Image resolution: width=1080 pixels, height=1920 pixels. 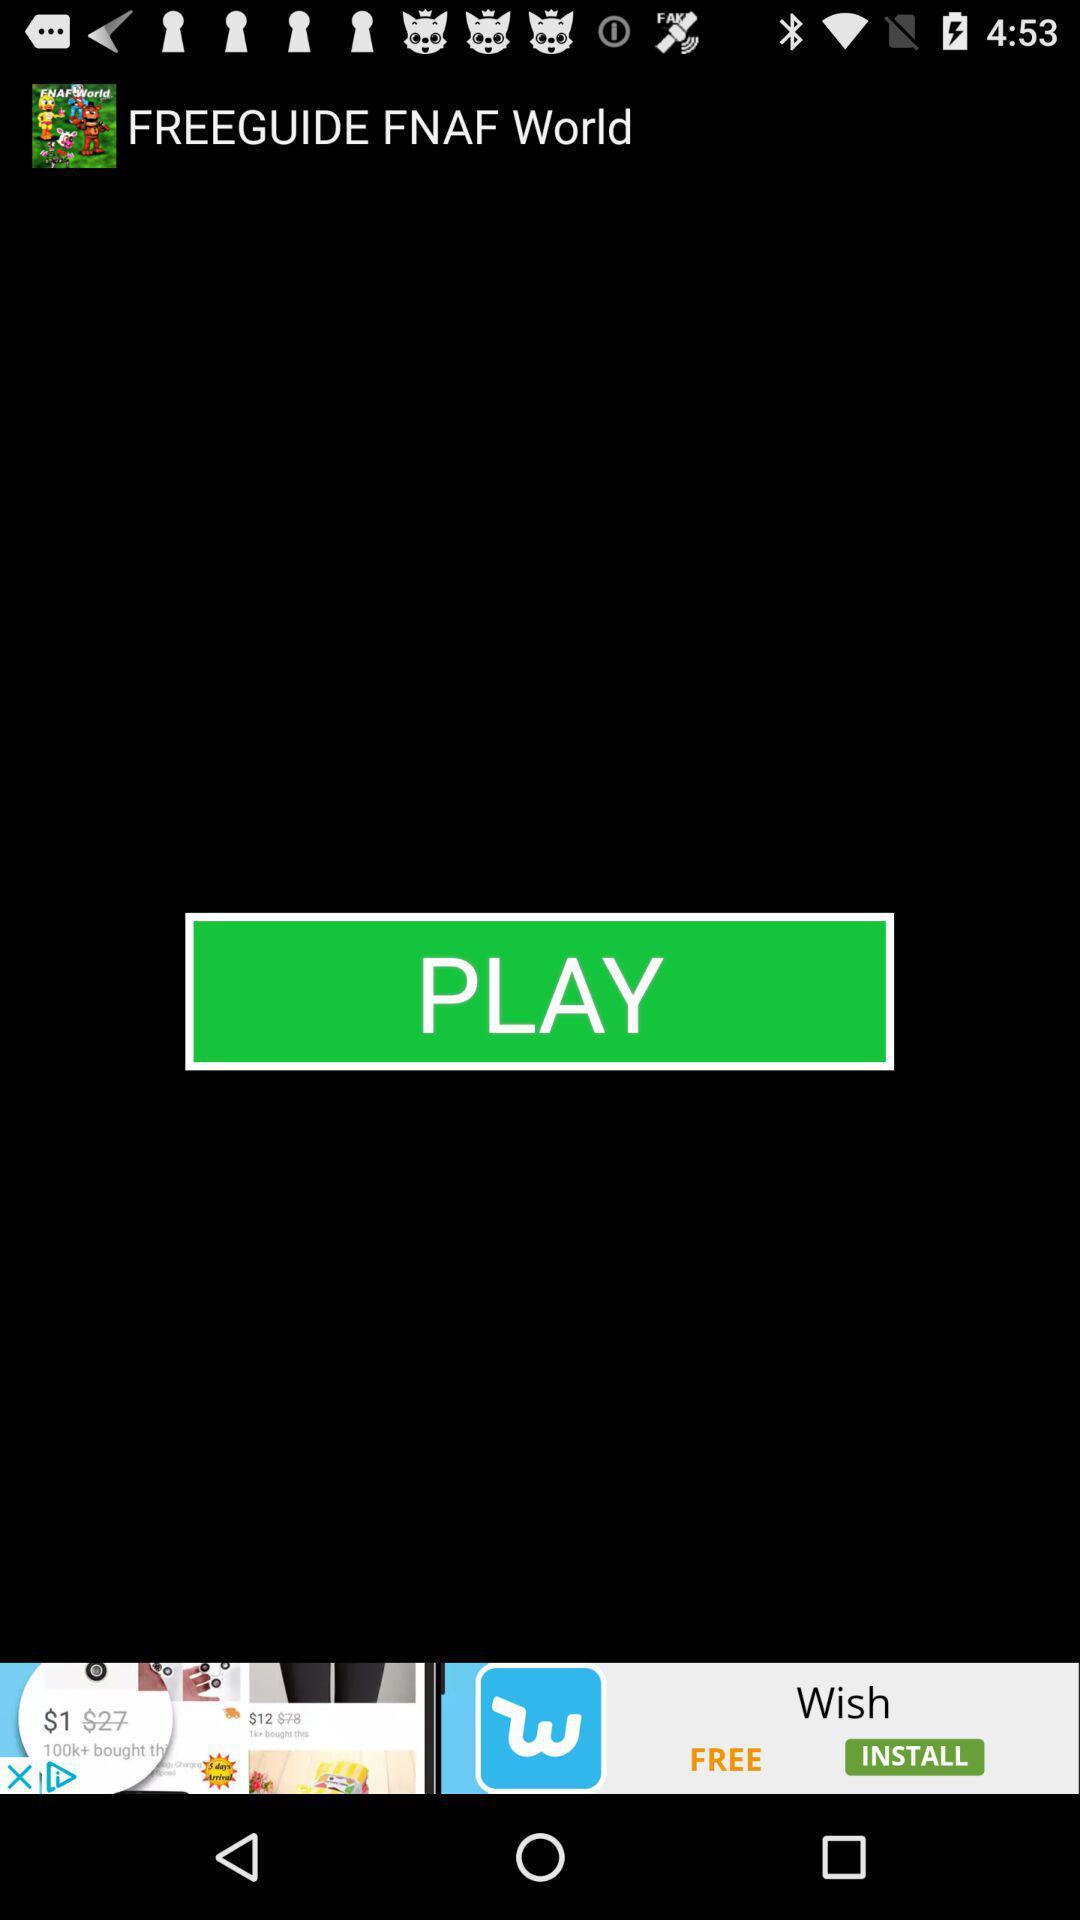 I want to click on advertisement, so click(x=540, y=1727).